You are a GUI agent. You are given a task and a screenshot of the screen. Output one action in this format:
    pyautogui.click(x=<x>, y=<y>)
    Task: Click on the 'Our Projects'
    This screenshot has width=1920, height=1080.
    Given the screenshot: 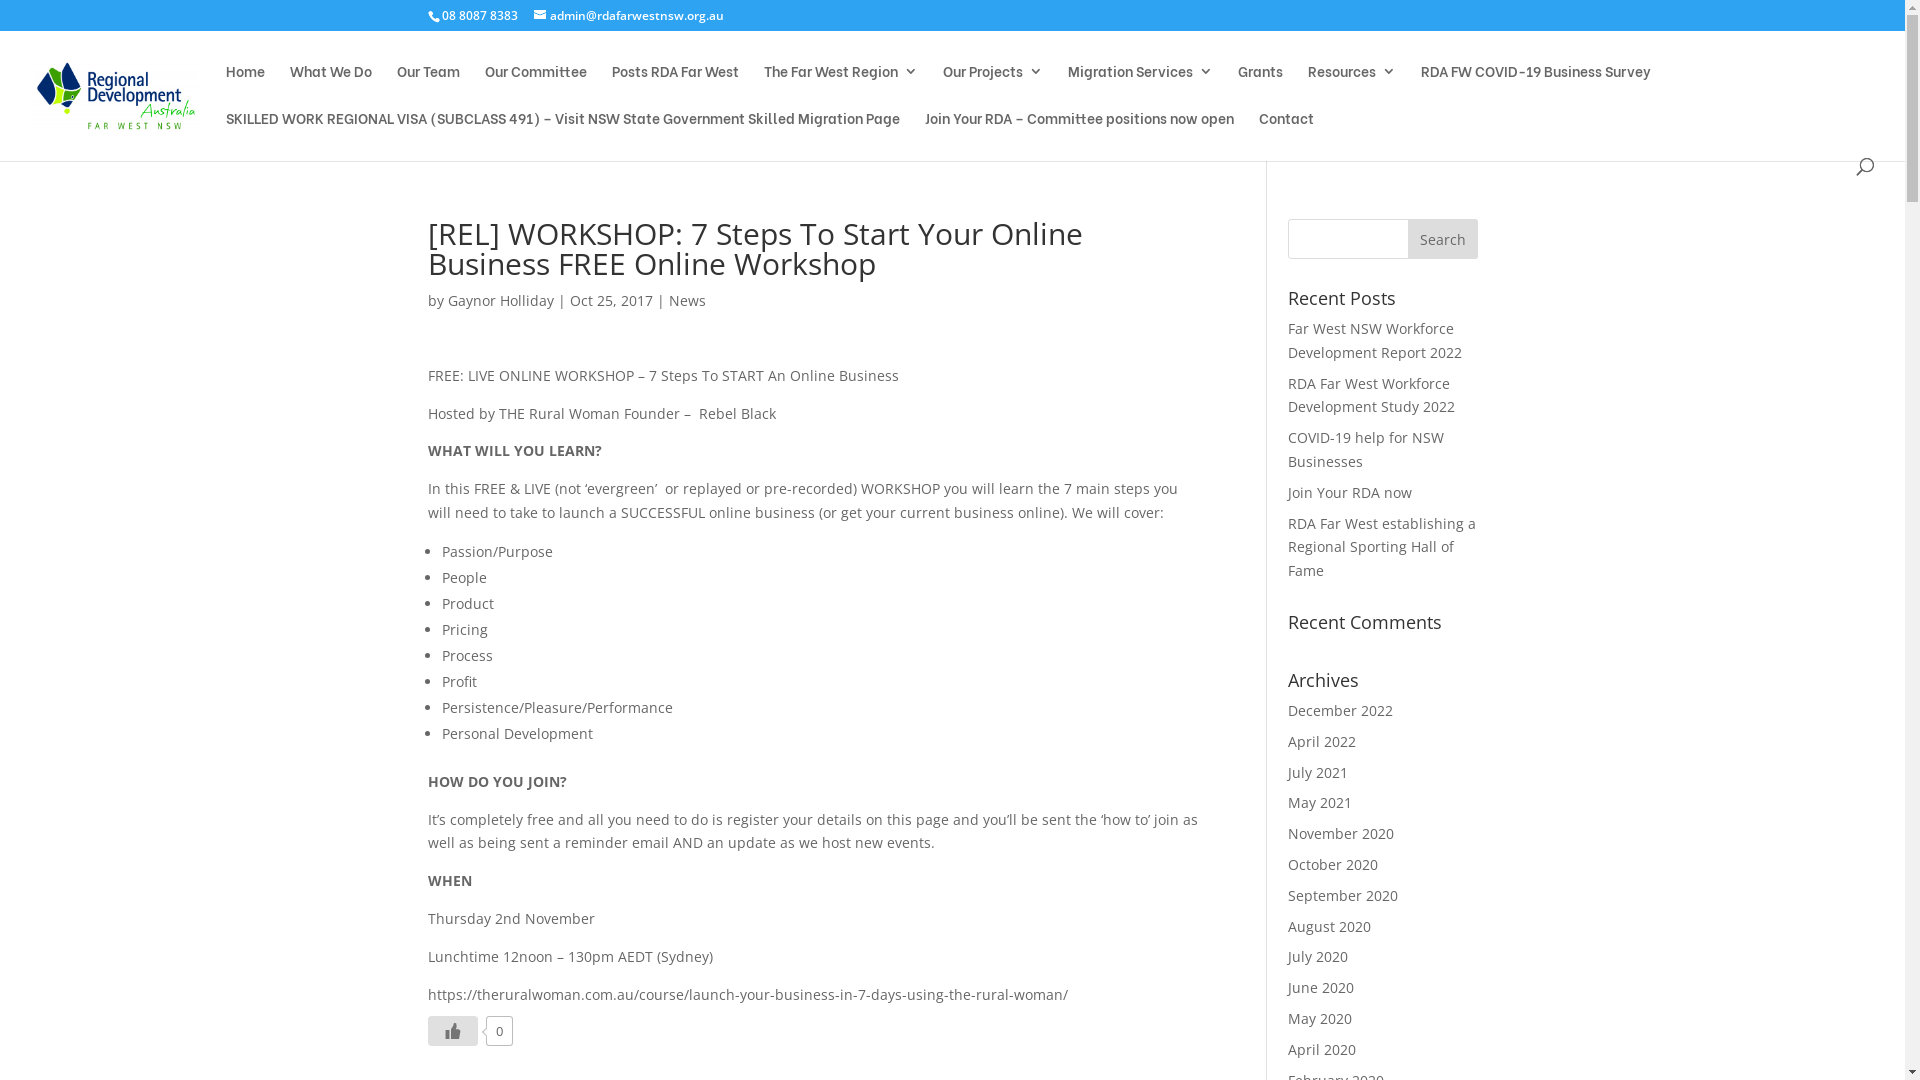 What is the action you would take?
    pyautogui.click(x=993, y=86)
    